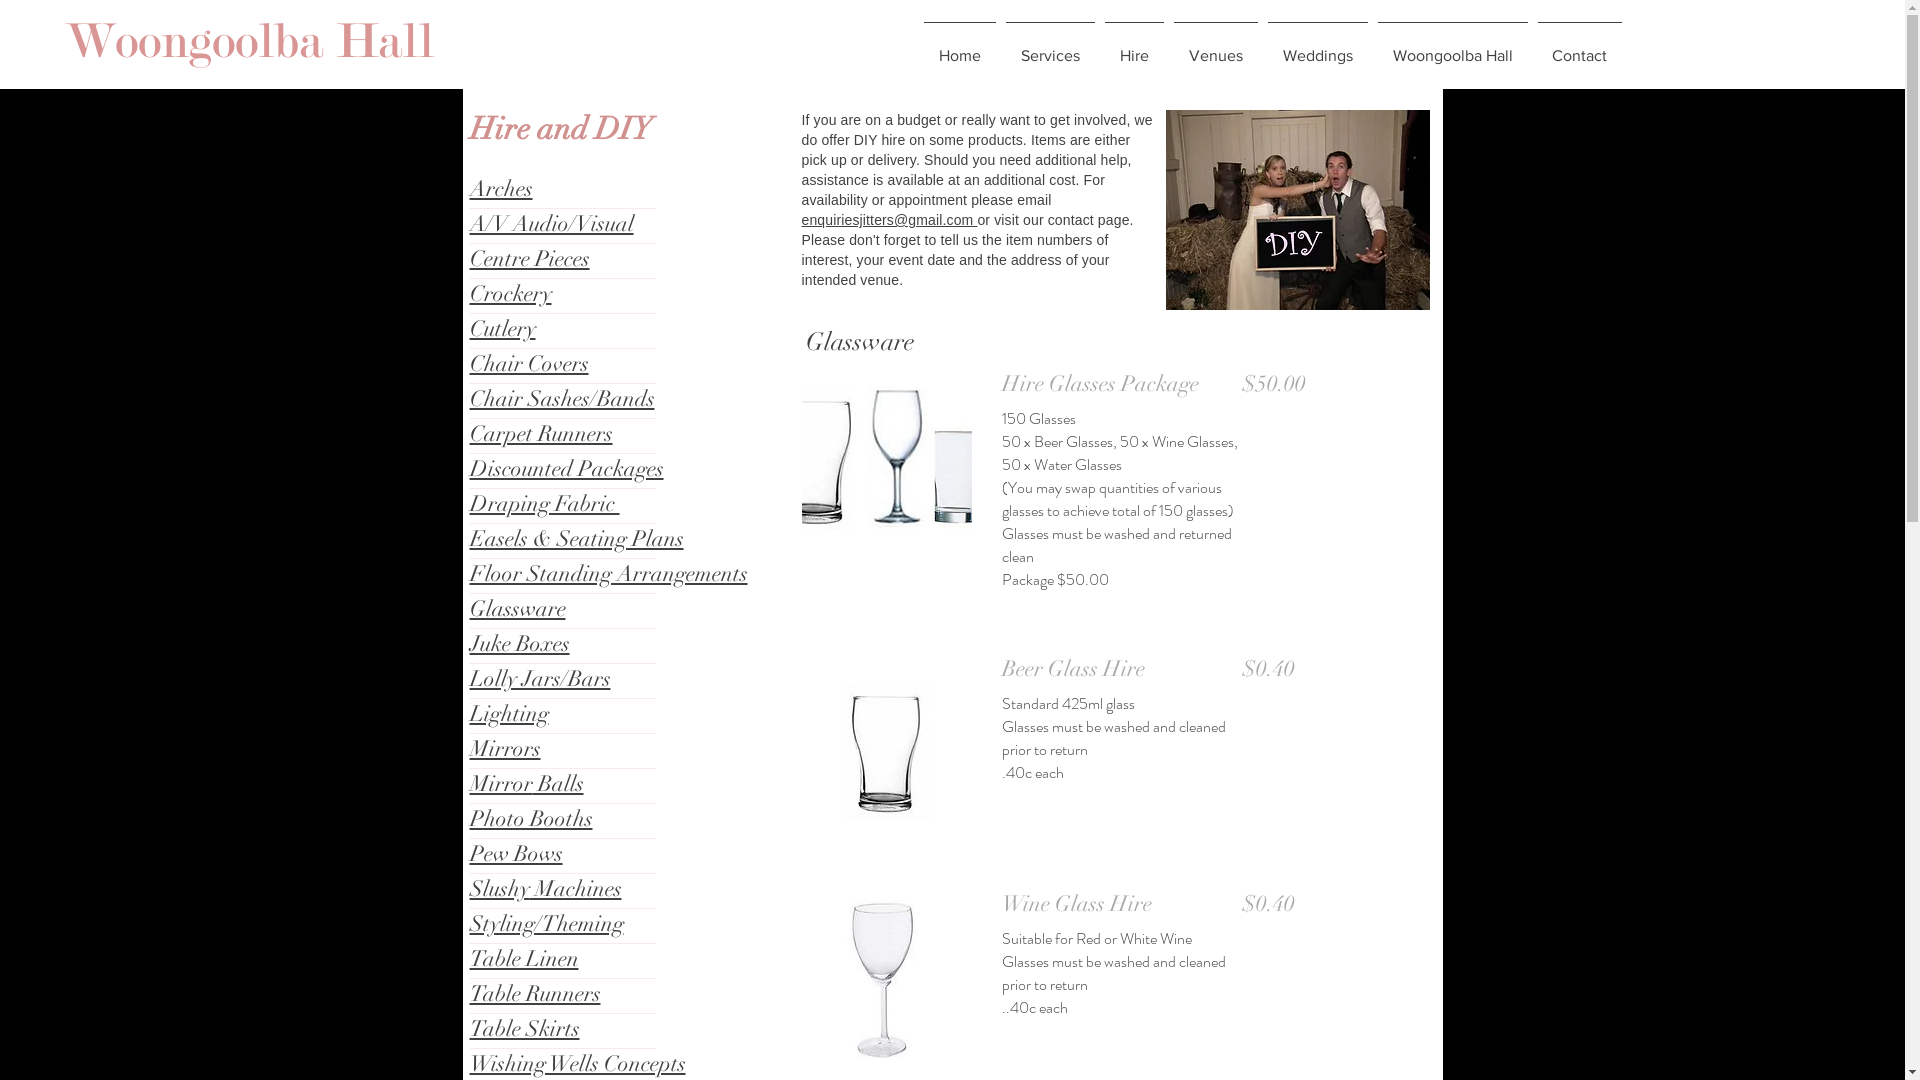 The image size is (1920, 1080). I want to click on 'Pew Bows', so click(516, 853).